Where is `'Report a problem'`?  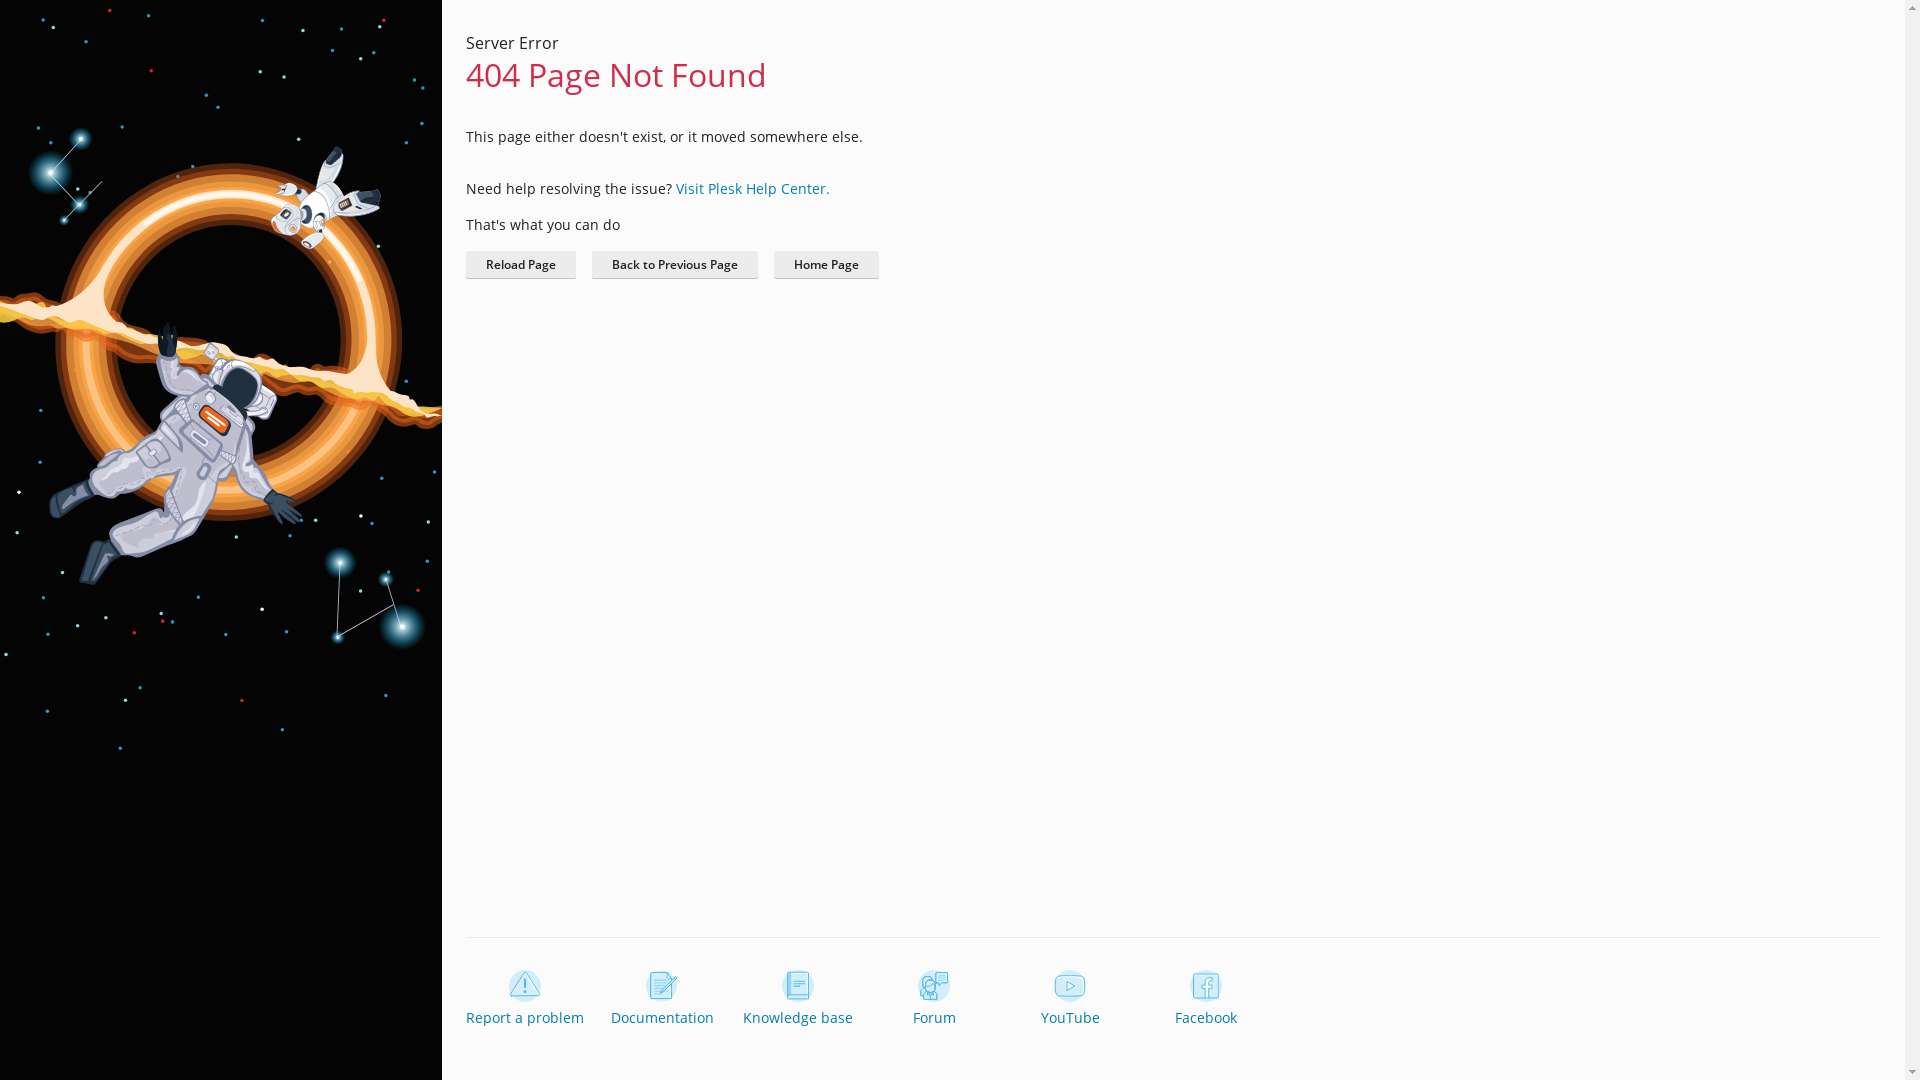
'Report a problem' is located at coordinates (524, 999).